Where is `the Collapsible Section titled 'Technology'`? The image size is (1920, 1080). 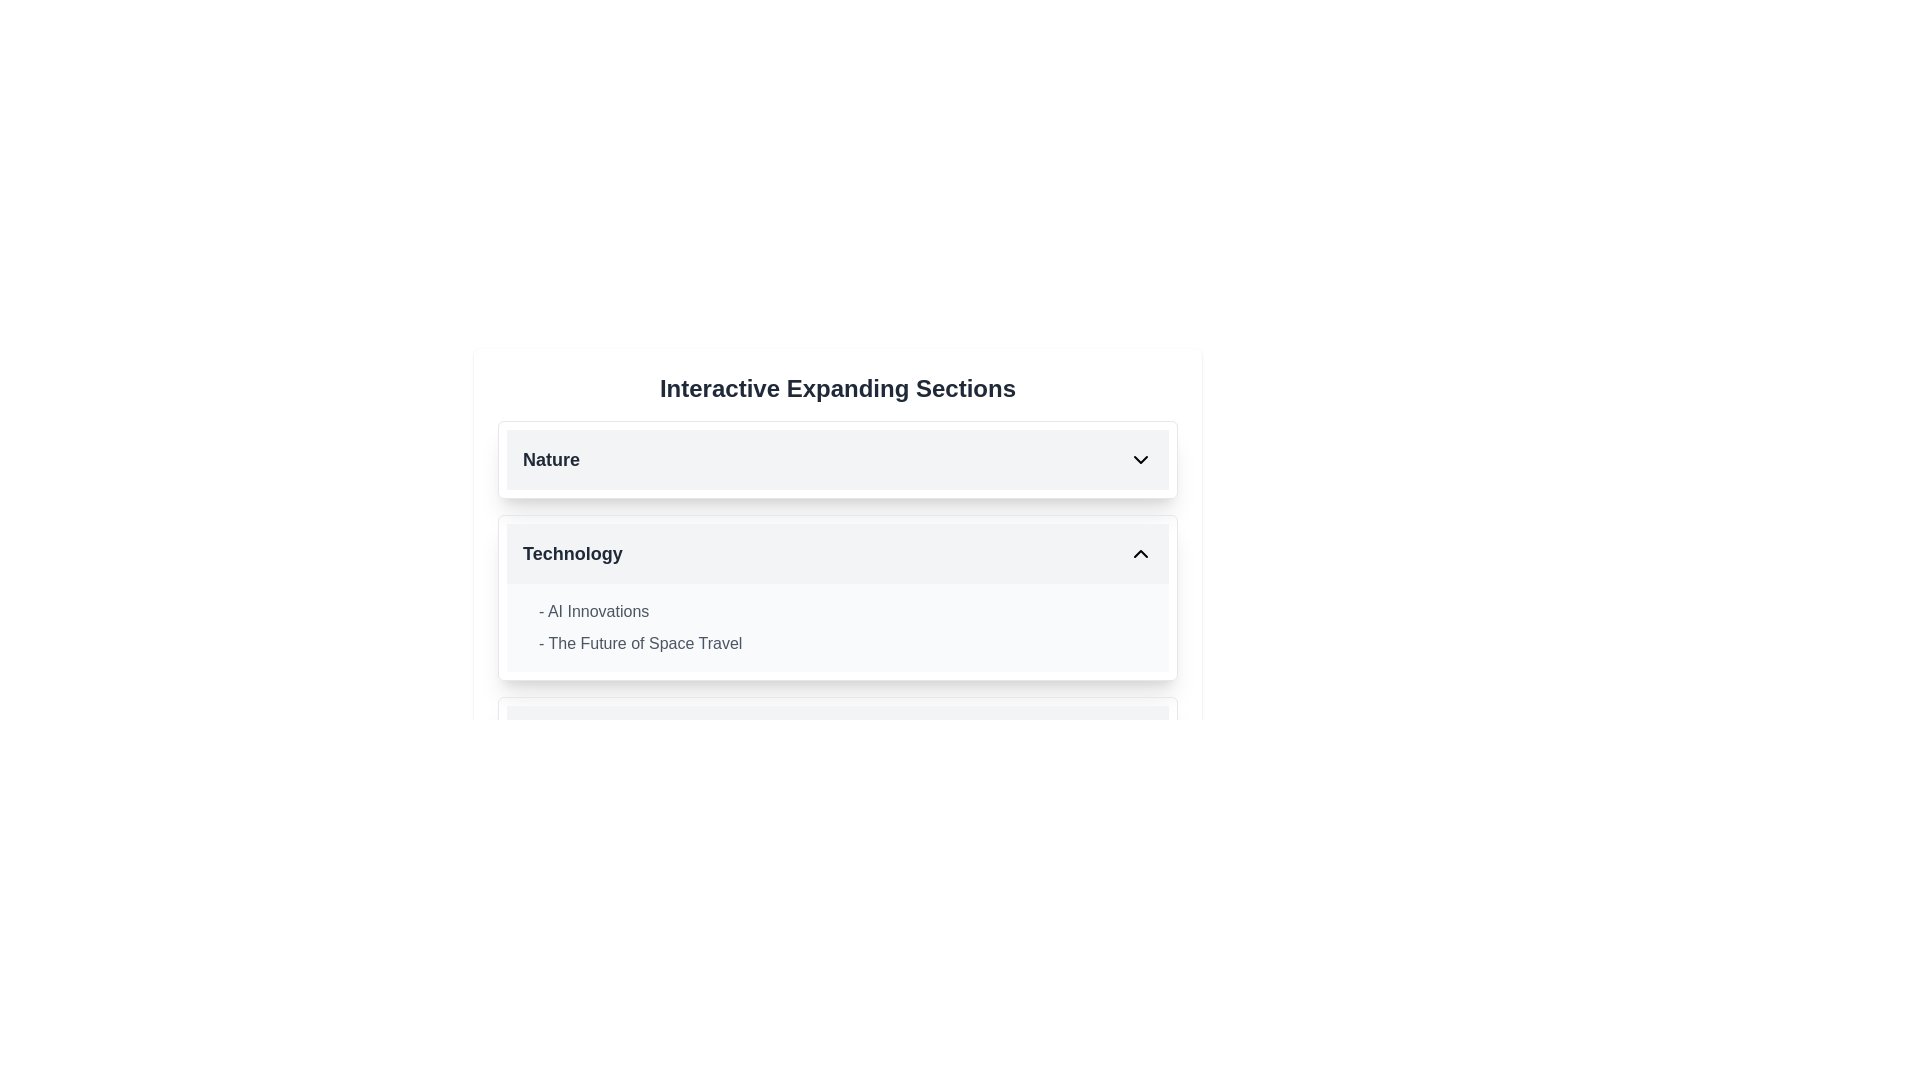
the Collapsible Section titled 'Technology' is located at coordinates (838, 596).